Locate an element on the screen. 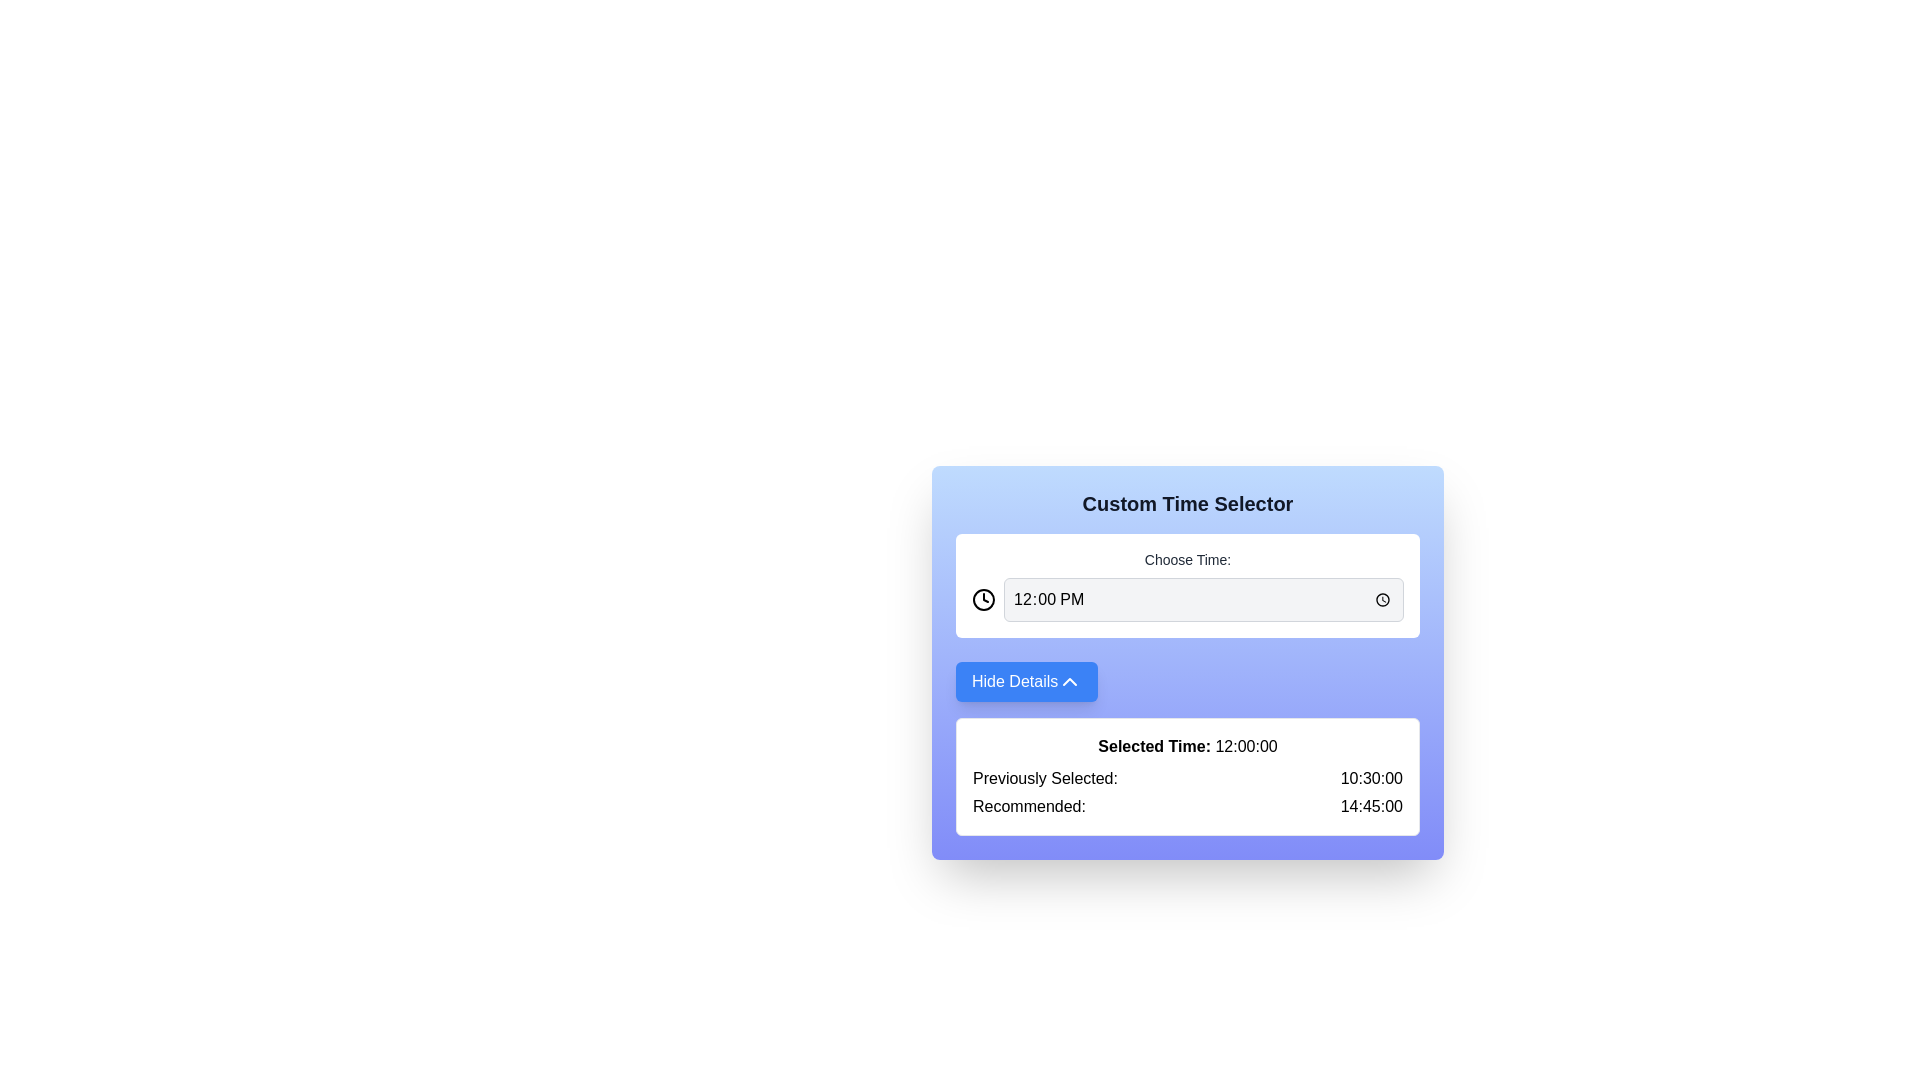 Image resolution: width=1920 pixels, height=1080 pixels. the bold and large text label that reads 'Custom Time Selector', which is positioned at the top of the custom time selector interface is located at coordinates (1188, 503).